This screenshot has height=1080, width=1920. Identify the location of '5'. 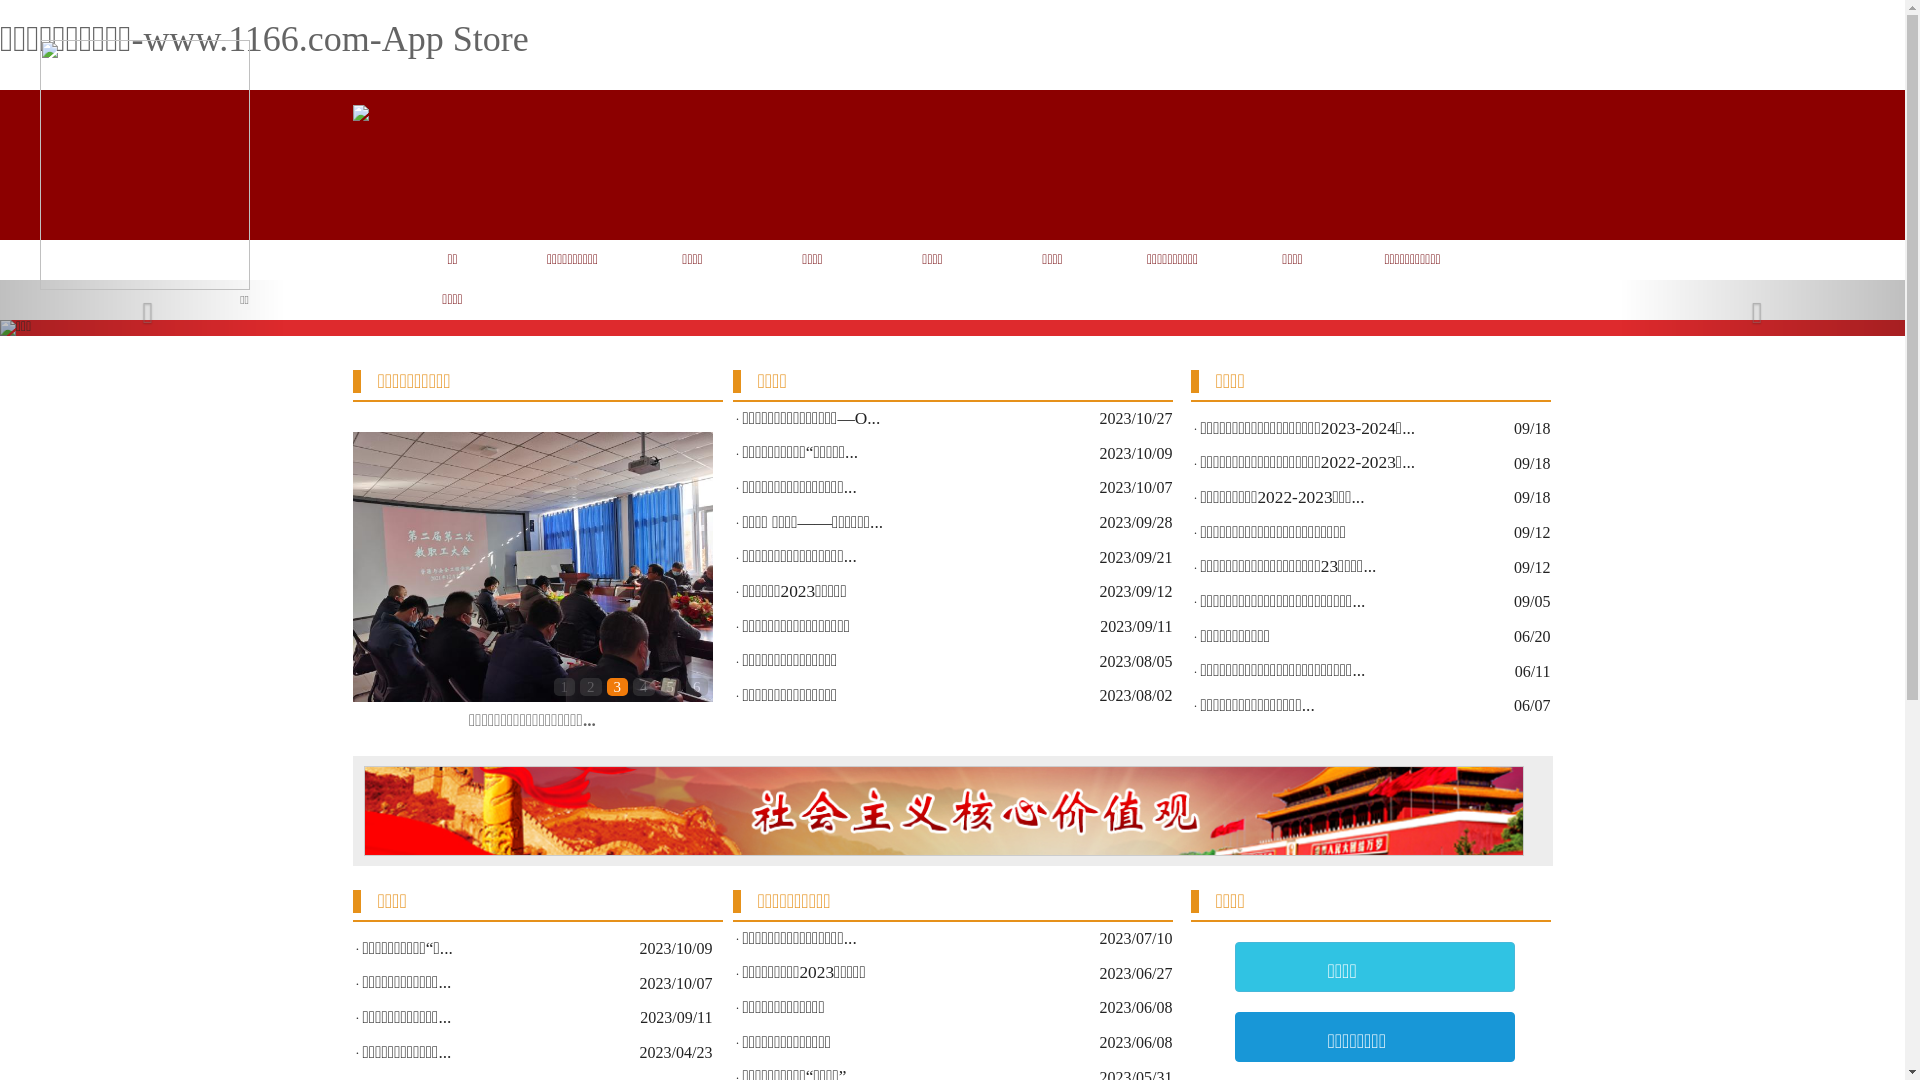
(671, 685).